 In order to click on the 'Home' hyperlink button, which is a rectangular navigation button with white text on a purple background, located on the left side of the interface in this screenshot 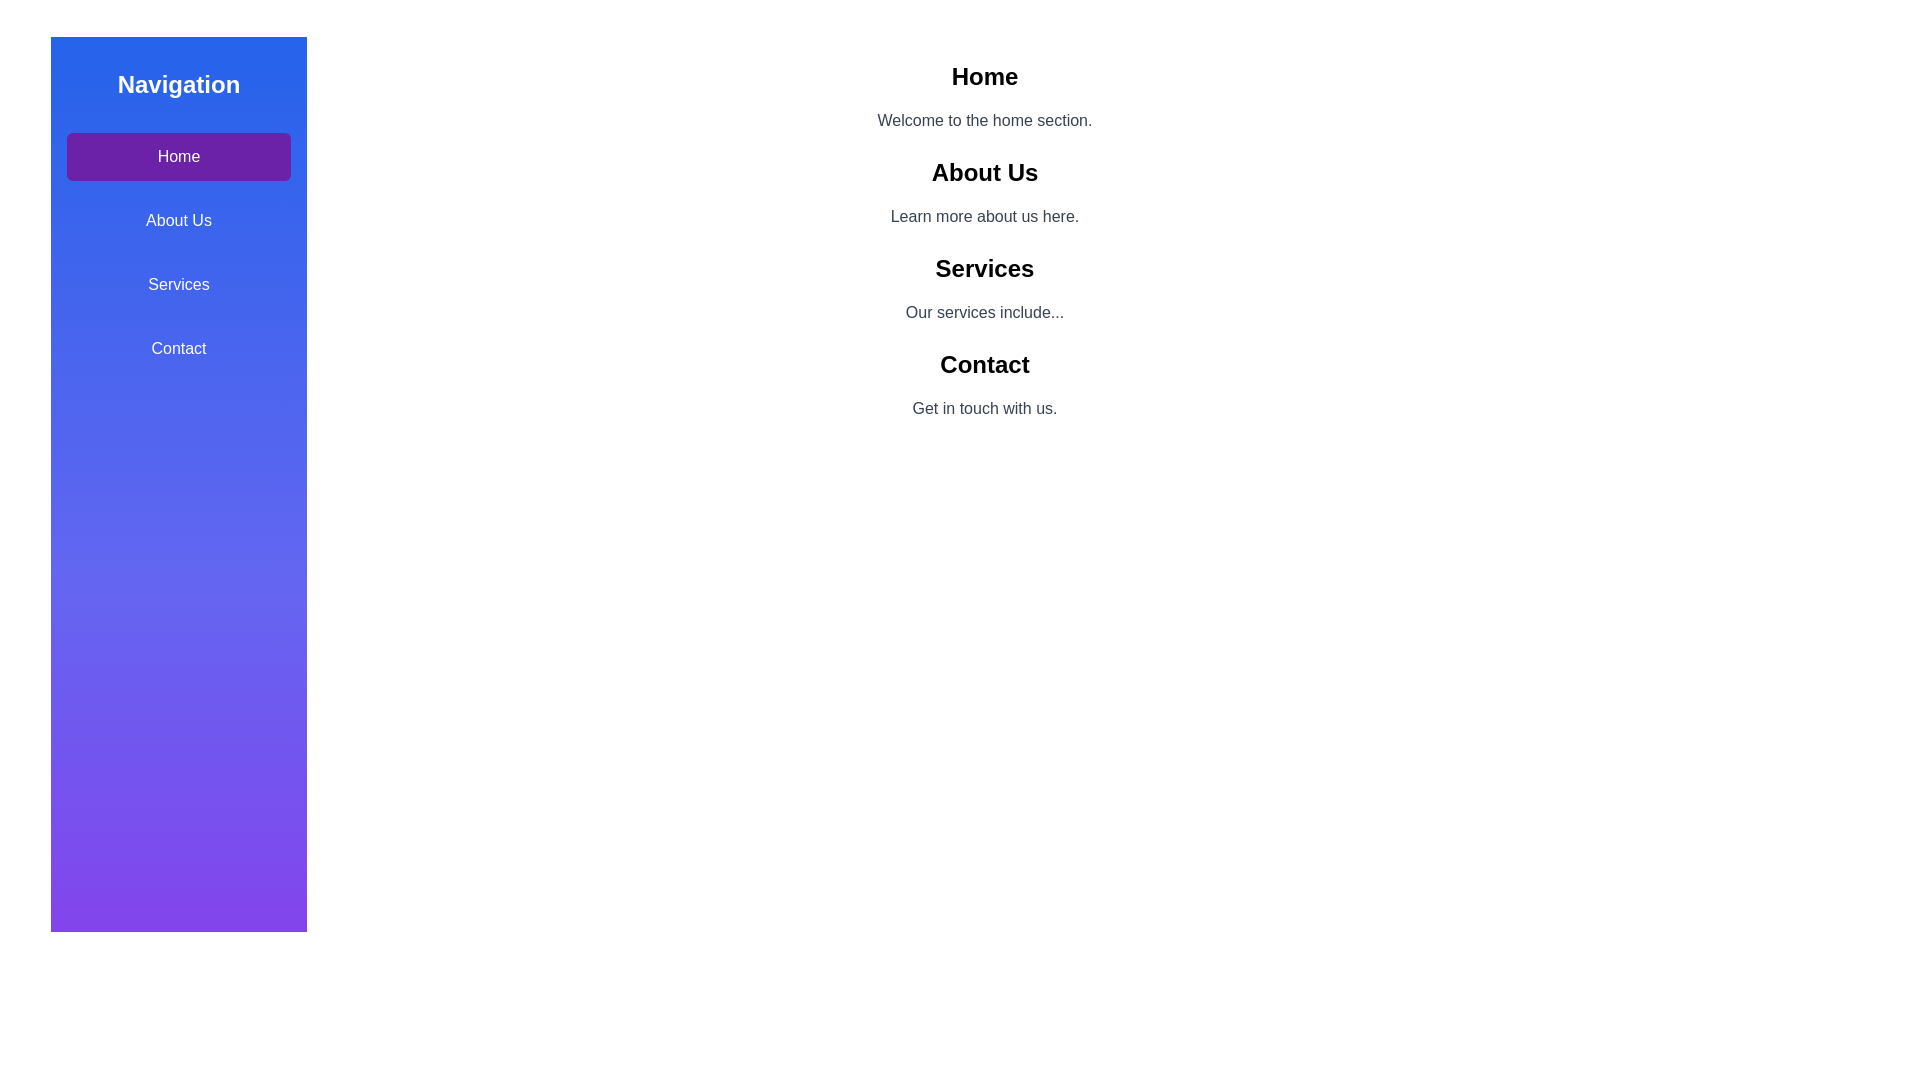, I will do `click(178, 156)`.